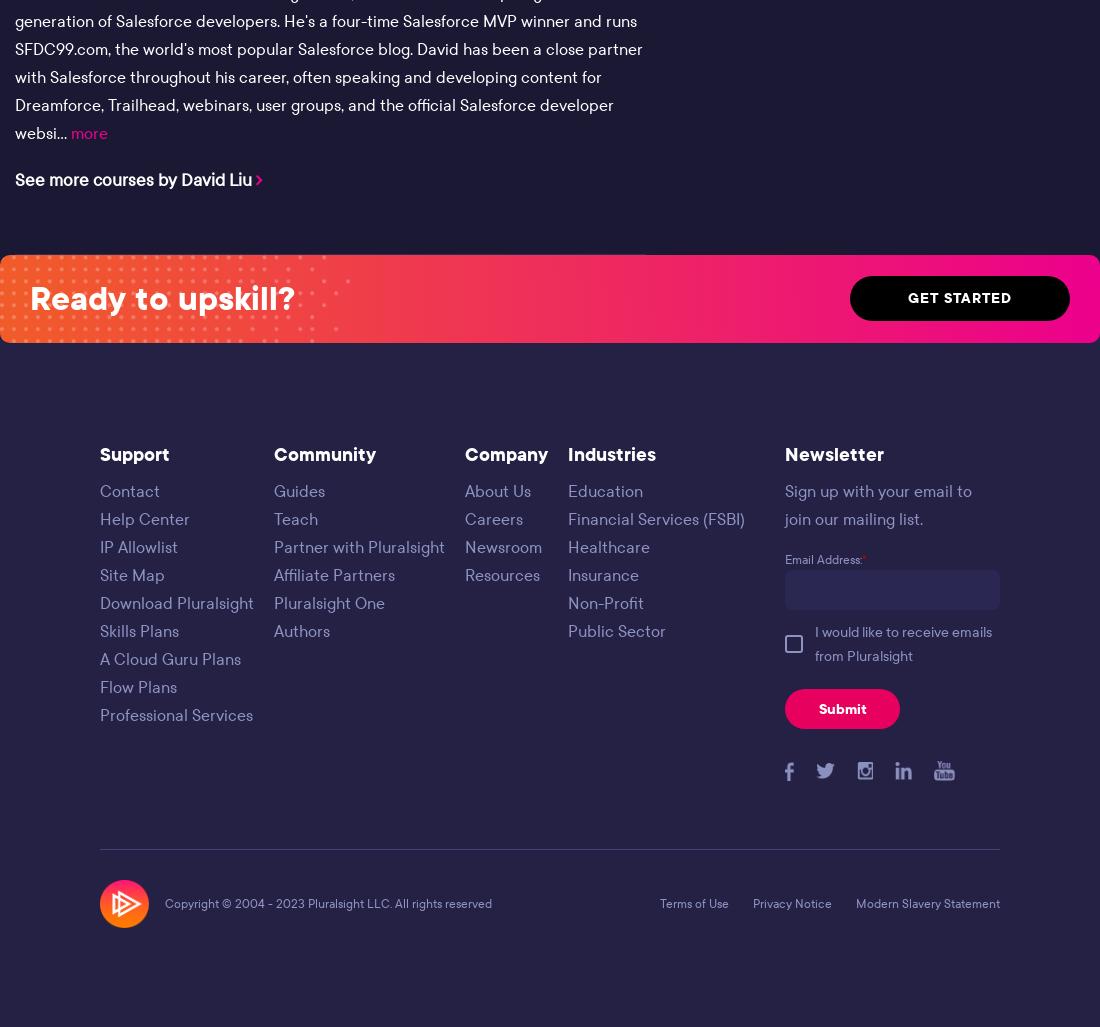 The image size is (1100, 1027). I want to click on 'Download Pluralsight', so click(99, 602).